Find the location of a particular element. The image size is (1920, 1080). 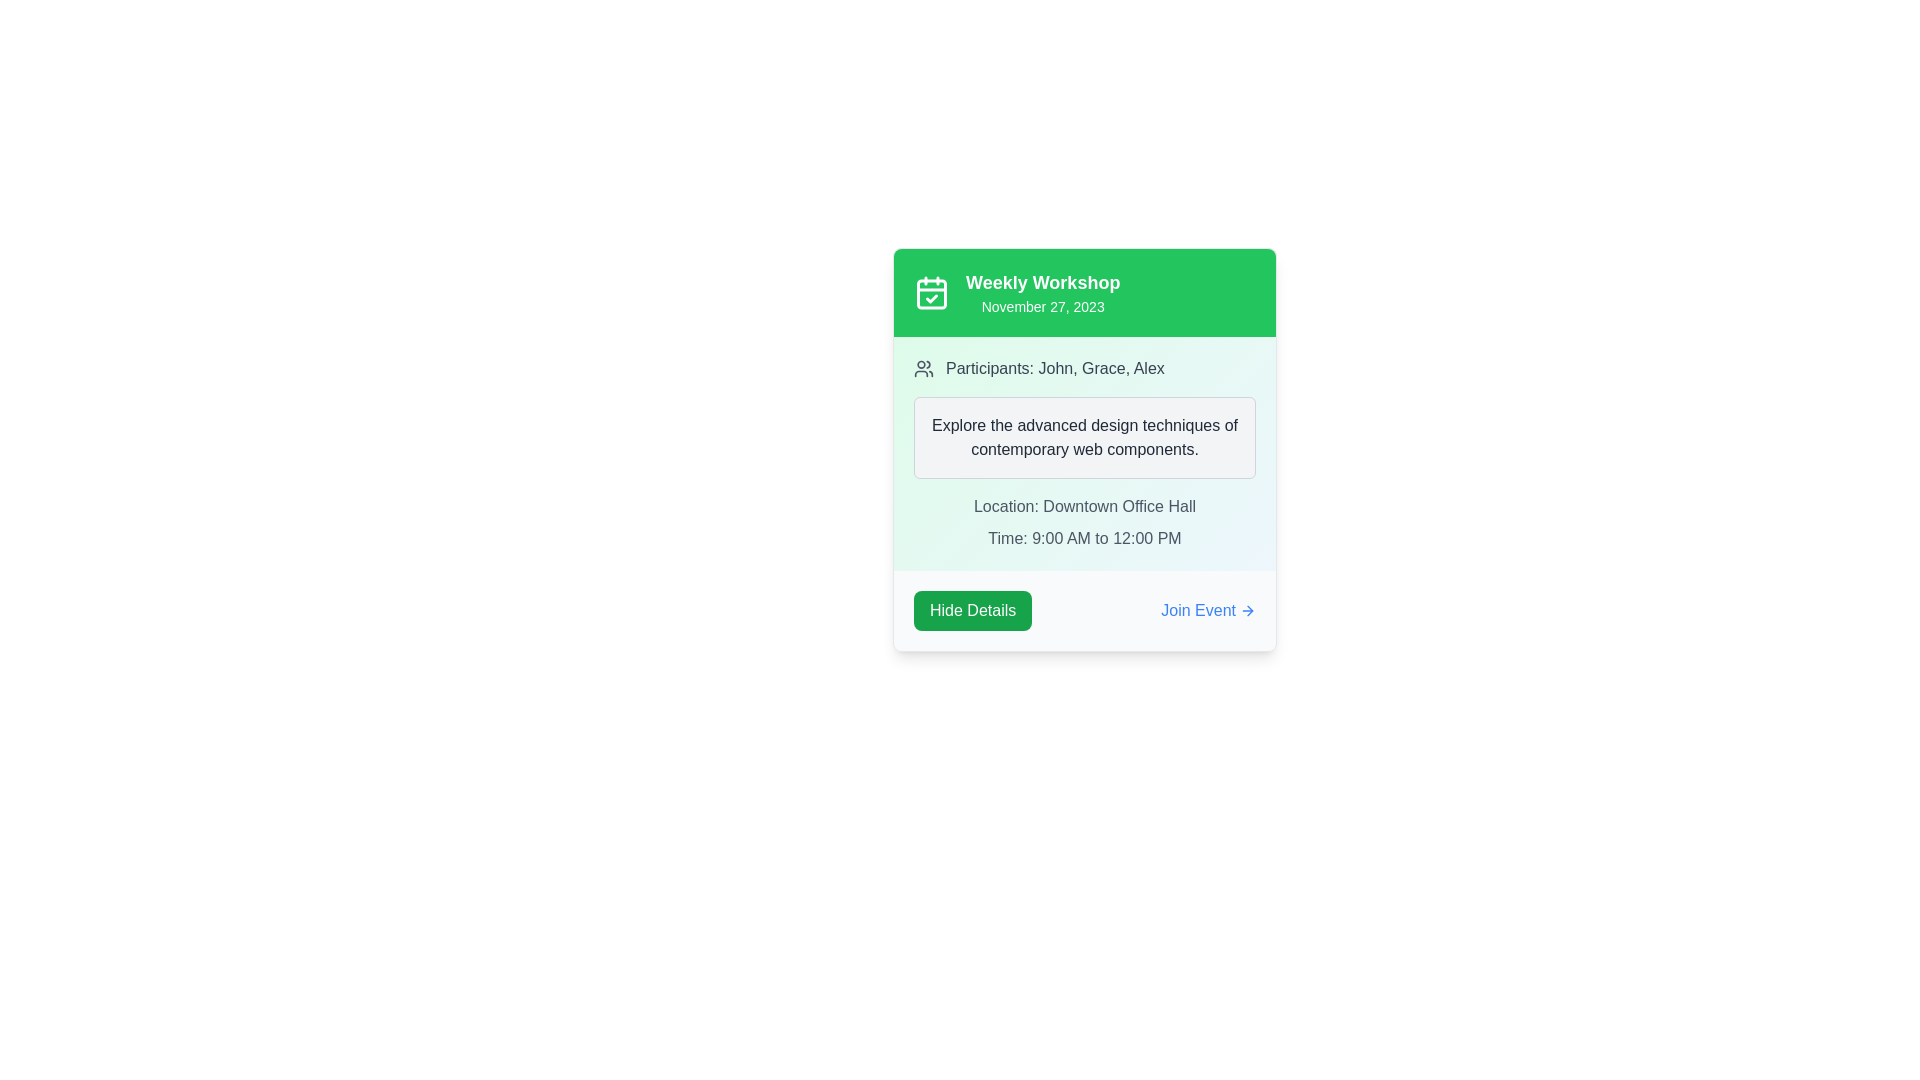

the 'Weekly Workshop' text label, which is prominently displayed in a bold, large font with a green background, located in the upper-left section of the green header block is located at coordinates (1042, 282).